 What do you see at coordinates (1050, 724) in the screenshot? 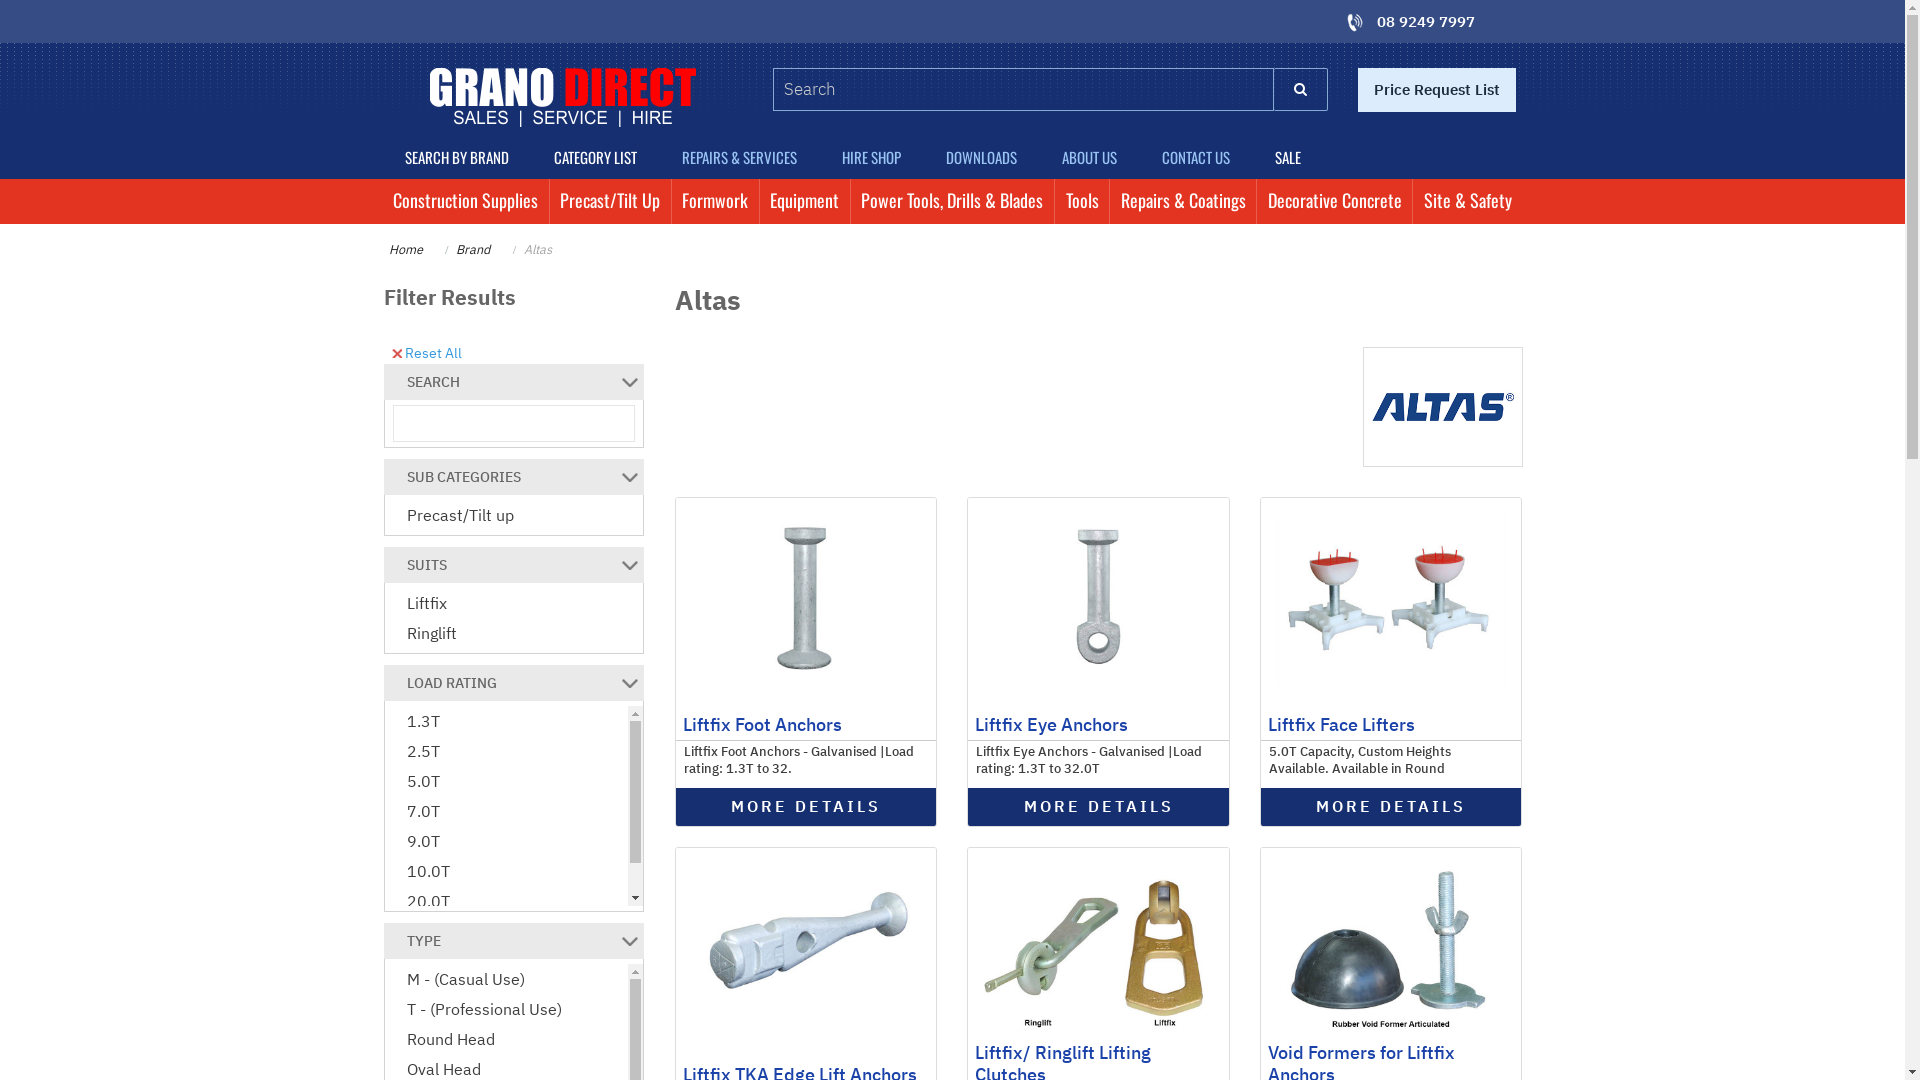
I see `'Liftfix Eye Anchors'` at bounding box center [1050, 724].